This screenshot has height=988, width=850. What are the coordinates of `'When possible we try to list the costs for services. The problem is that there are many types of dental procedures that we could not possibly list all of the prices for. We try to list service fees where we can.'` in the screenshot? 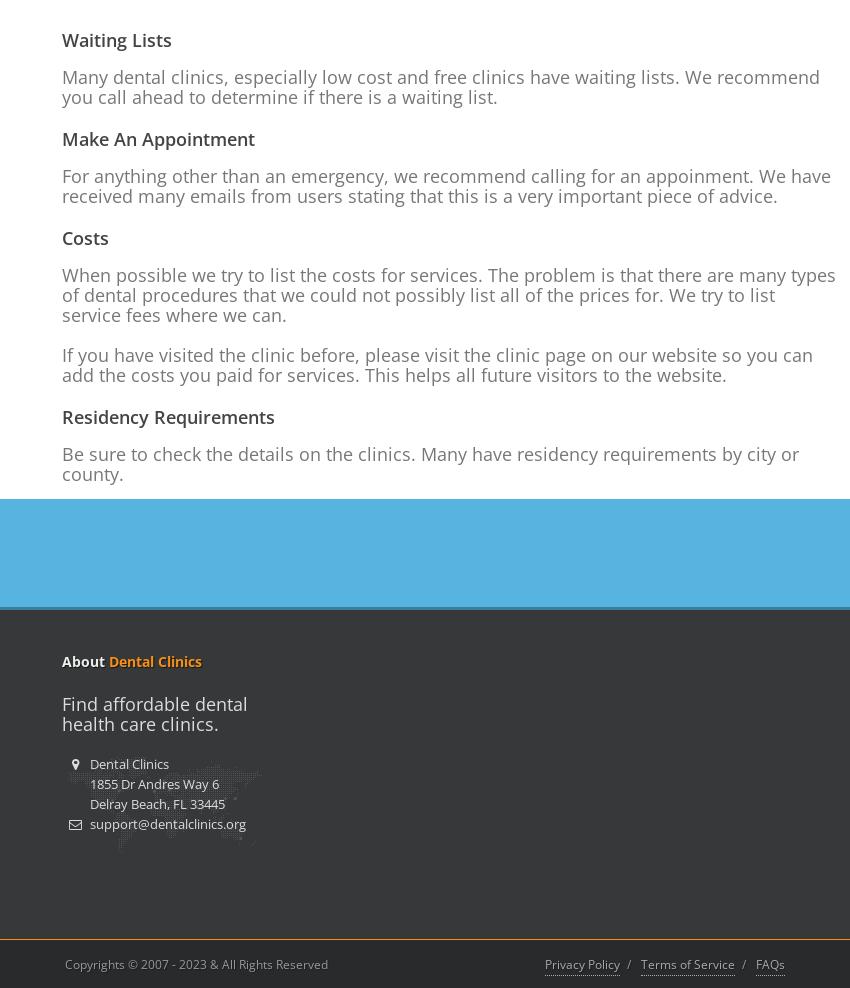 It's located at (61, 294).